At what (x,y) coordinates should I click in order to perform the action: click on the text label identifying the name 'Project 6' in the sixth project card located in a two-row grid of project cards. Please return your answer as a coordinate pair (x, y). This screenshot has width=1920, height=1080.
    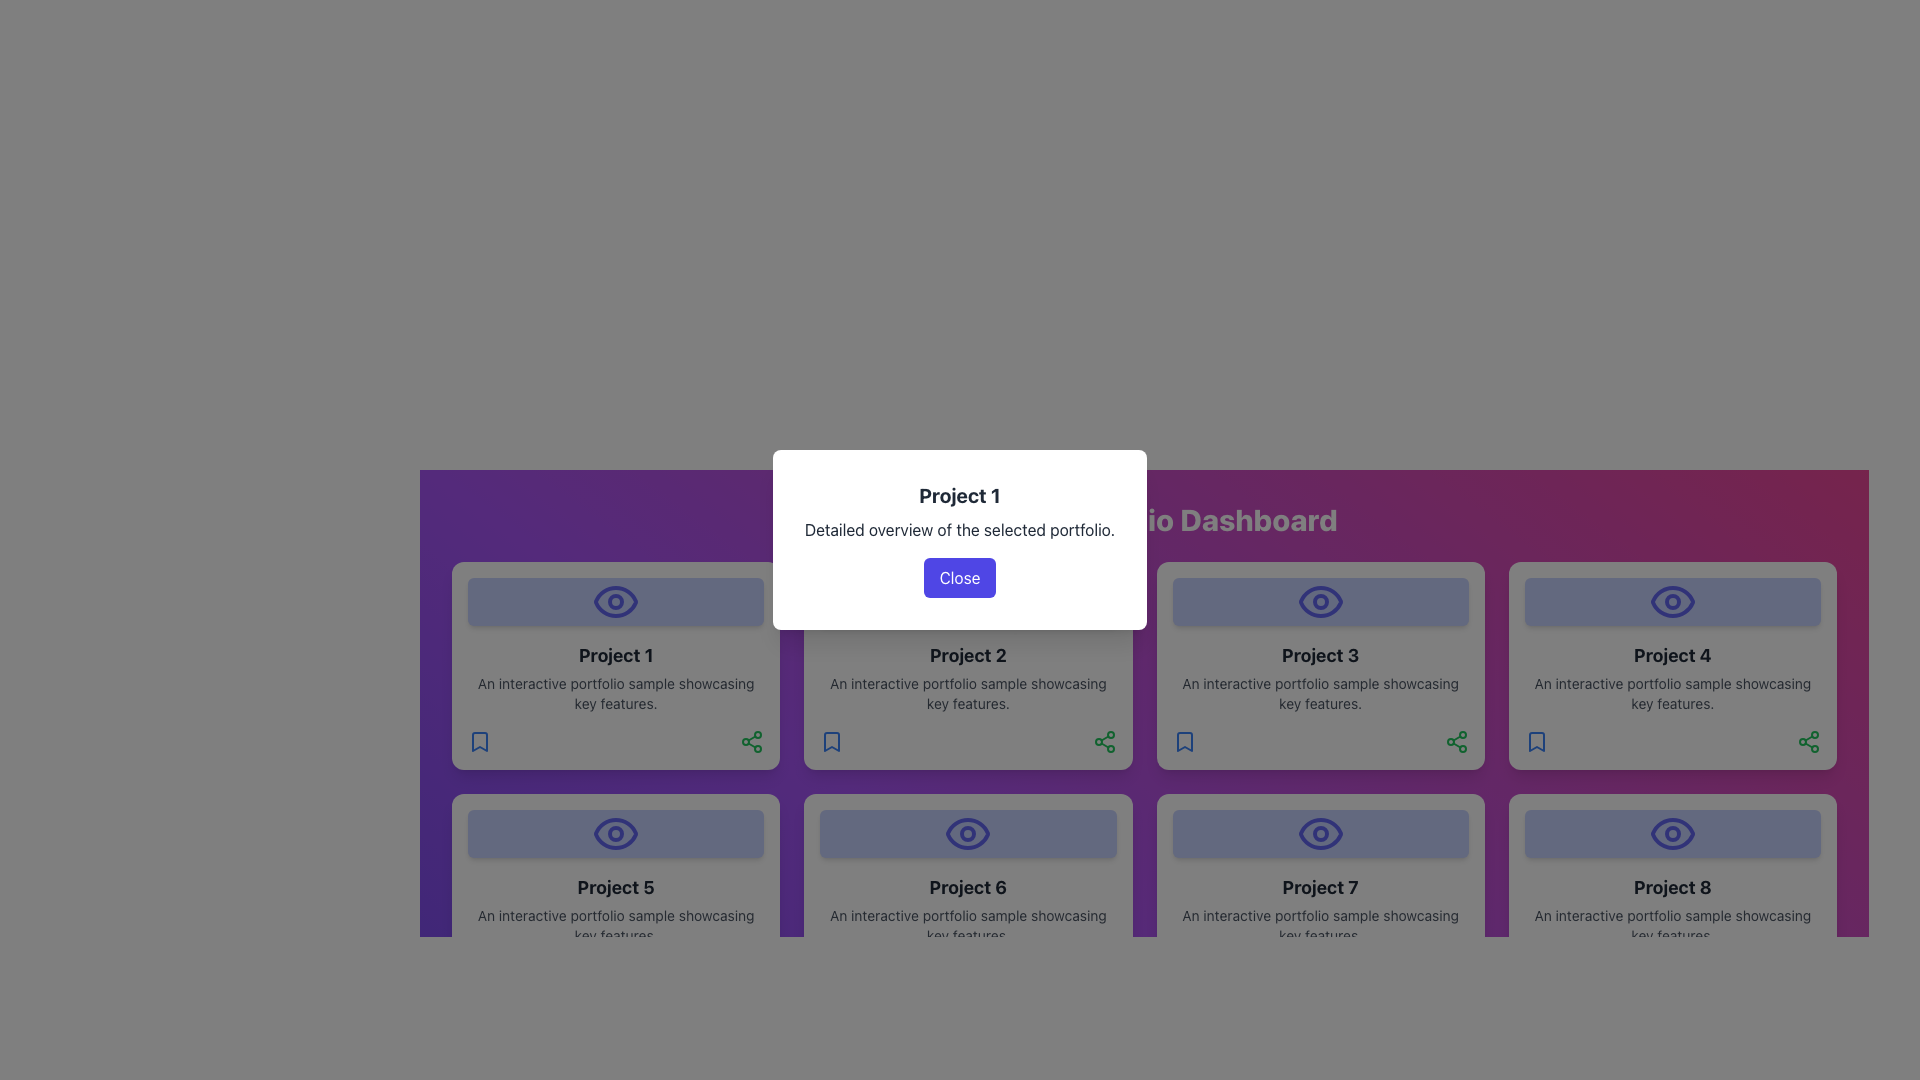
    Looking at the image, I should click on (968, 886).